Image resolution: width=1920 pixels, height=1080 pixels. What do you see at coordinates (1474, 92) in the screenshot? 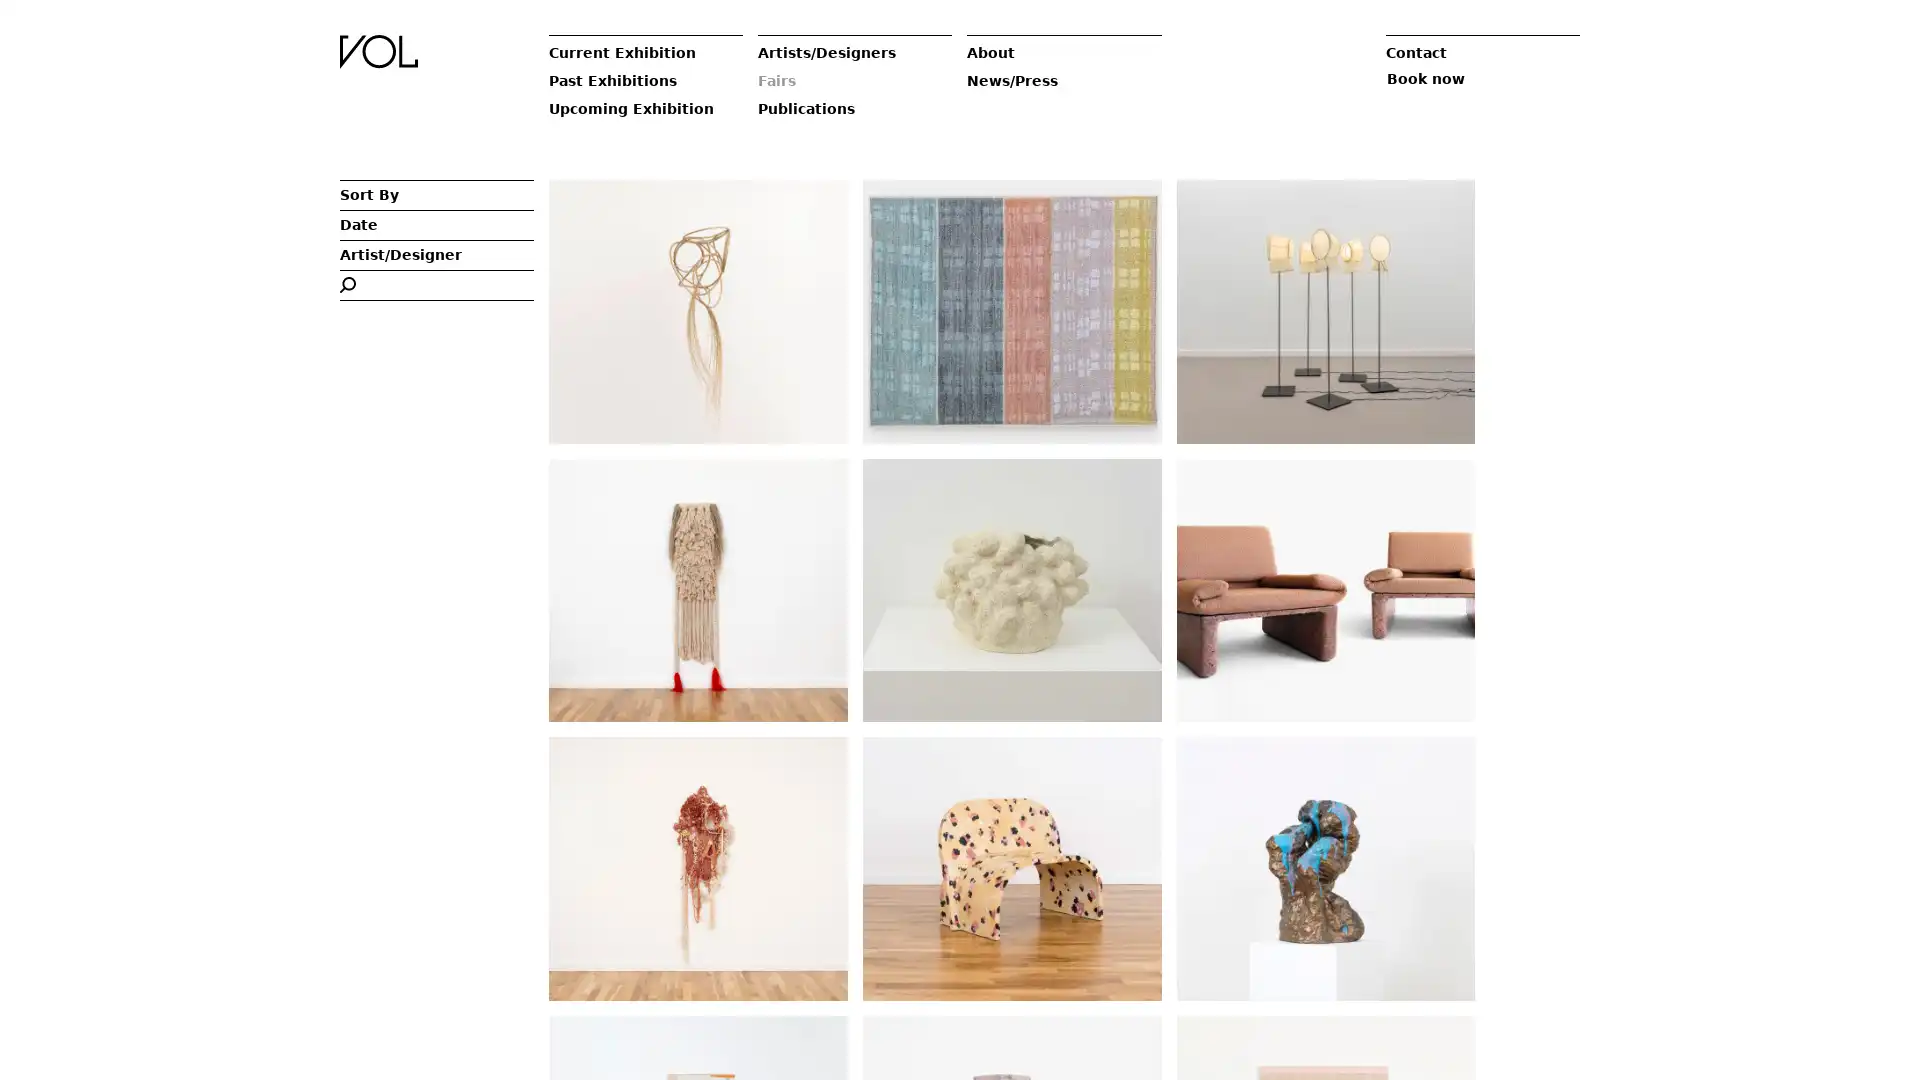
I see `Book now` at bounding box center [1474, 92].